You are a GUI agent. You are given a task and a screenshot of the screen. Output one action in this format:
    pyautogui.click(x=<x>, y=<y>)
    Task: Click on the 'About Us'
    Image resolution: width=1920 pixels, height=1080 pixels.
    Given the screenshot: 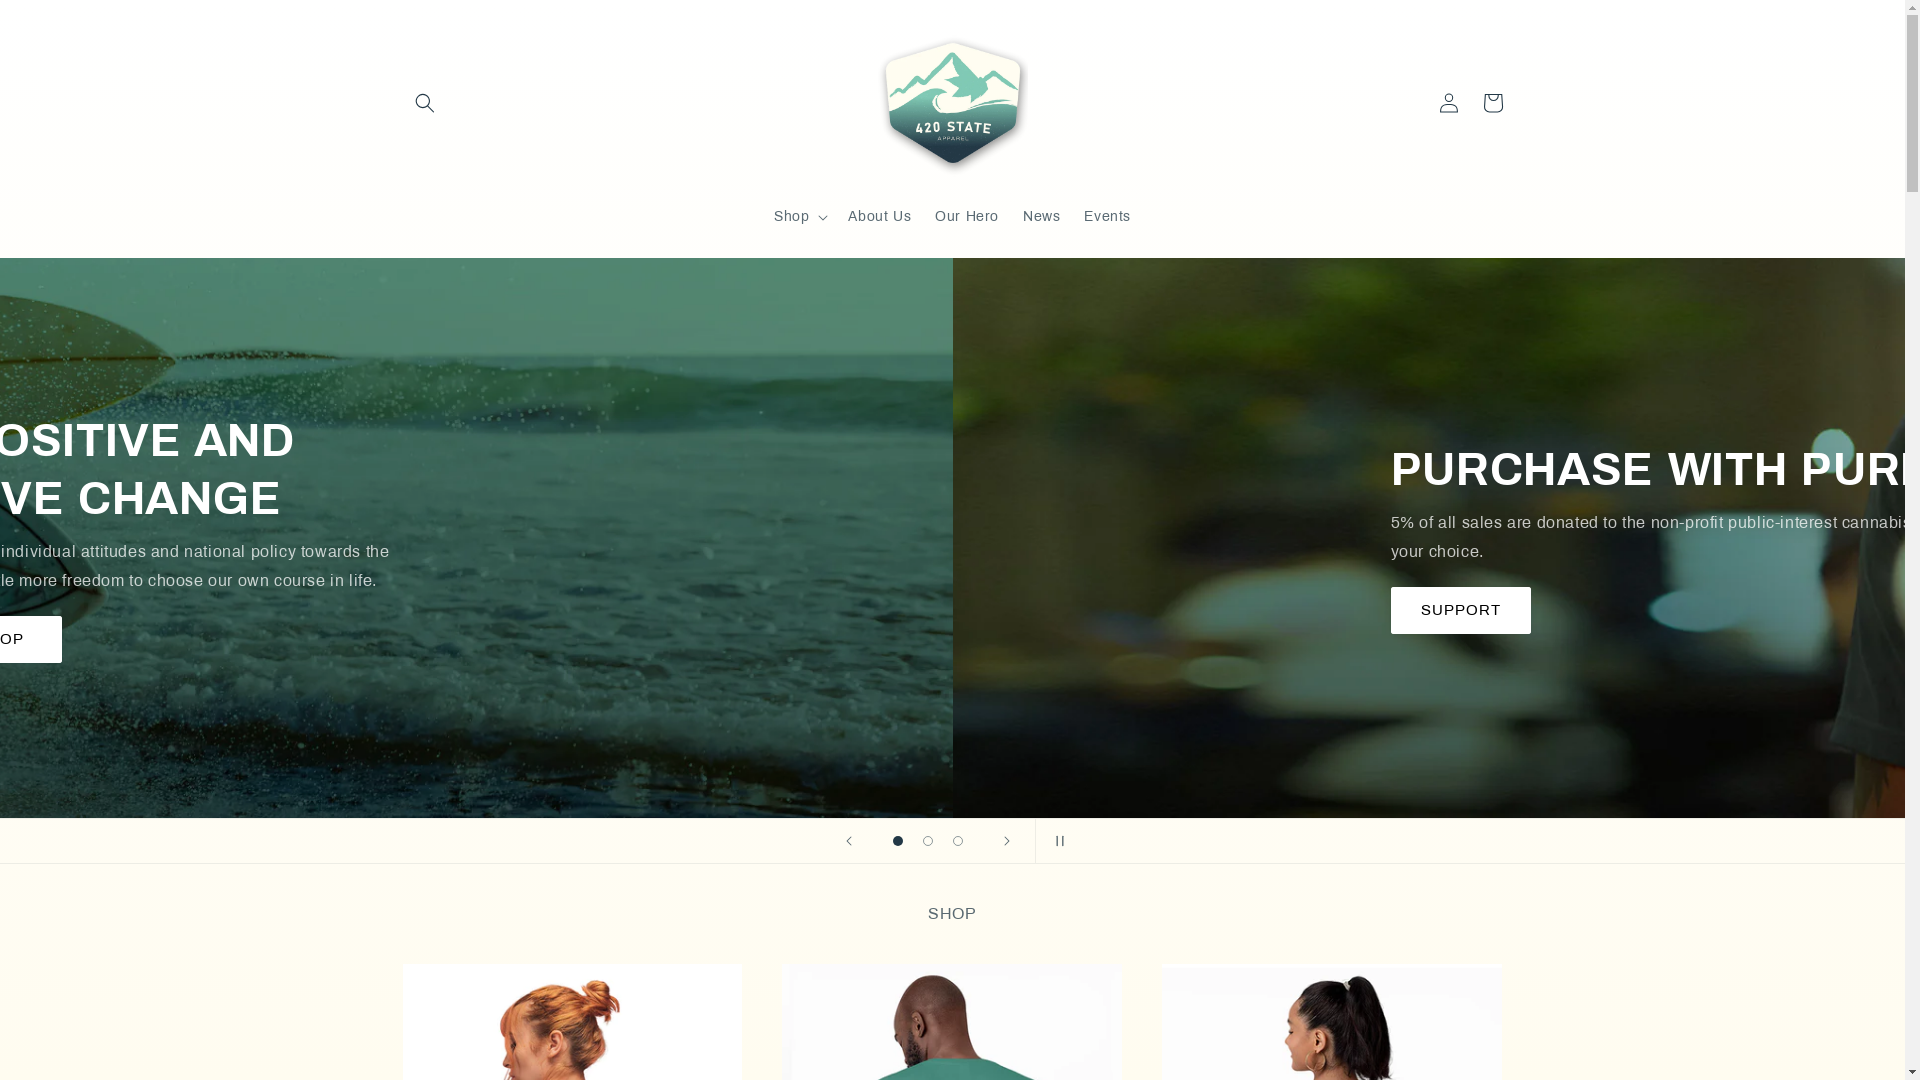 What is the action you would take?
    pyautogui.click(x=835, y=216)
    